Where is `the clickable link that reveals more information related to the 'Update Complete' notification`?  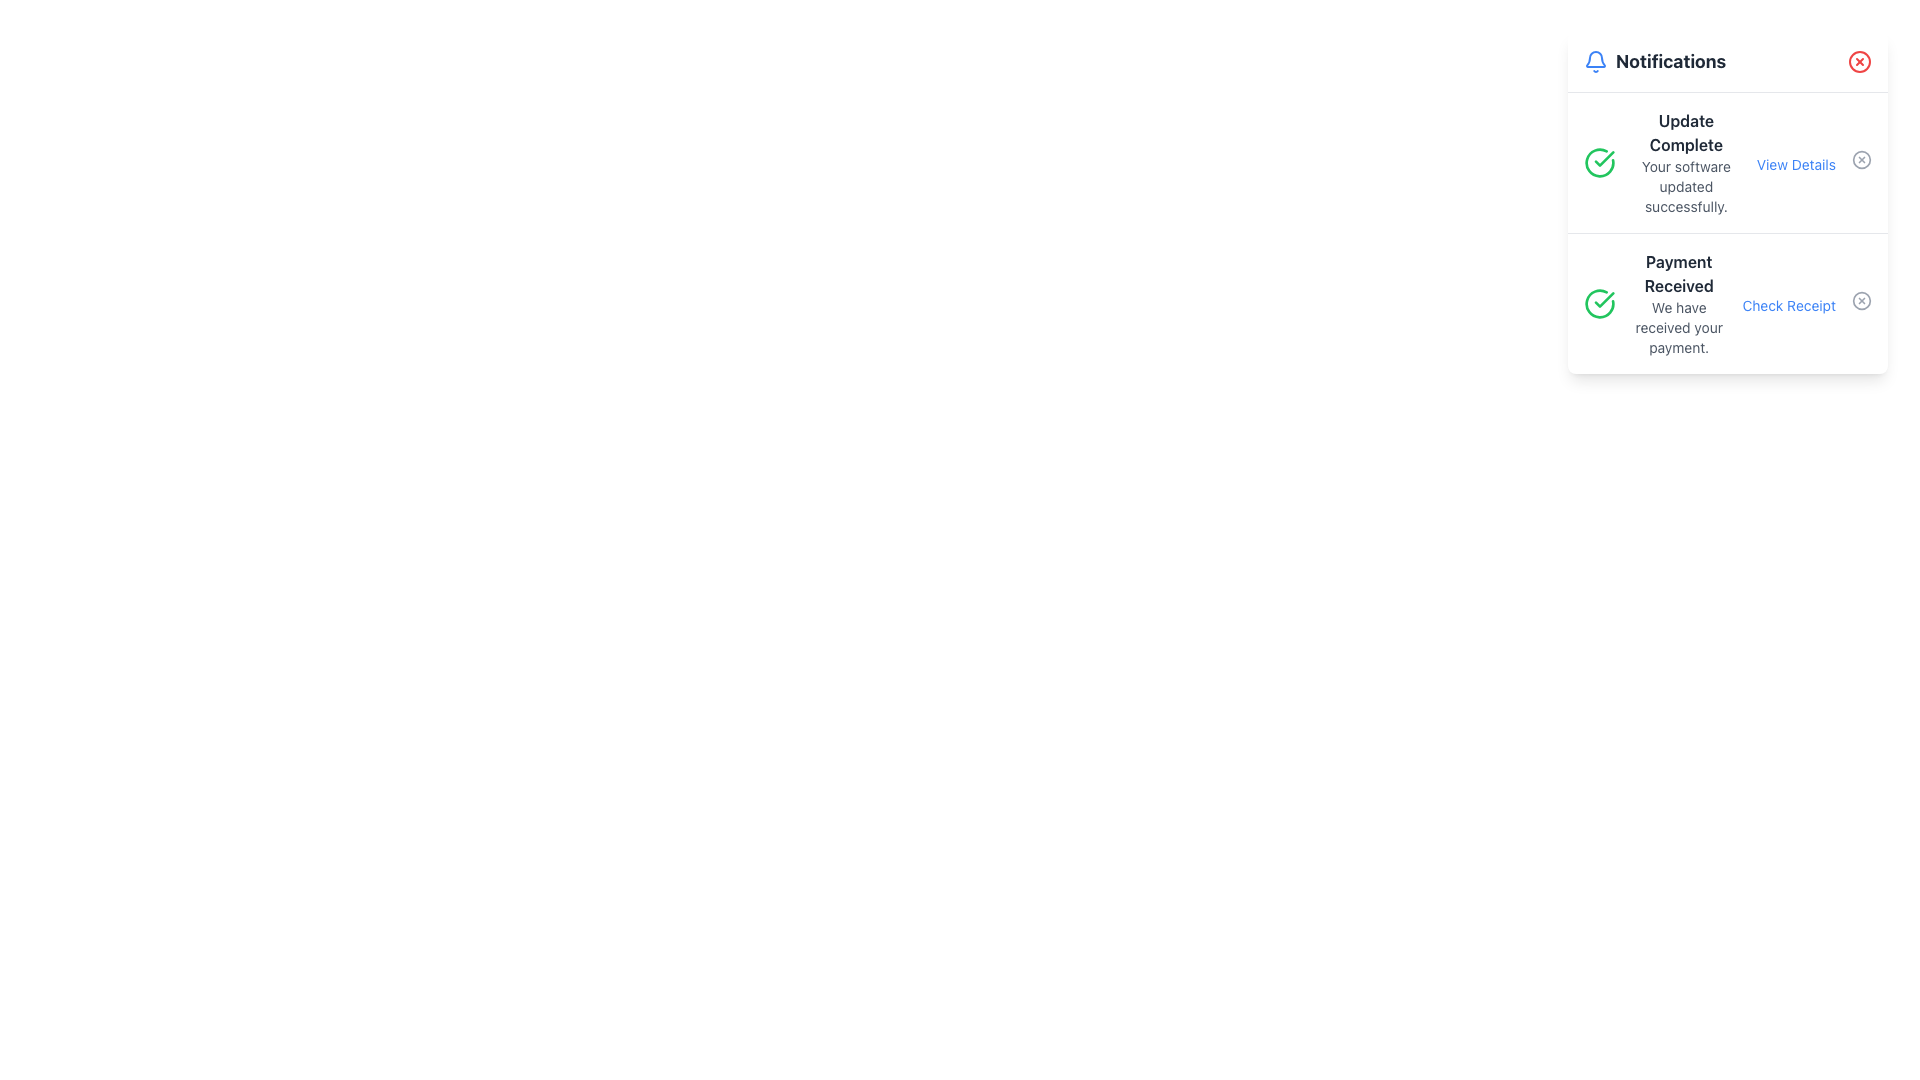
the clickable link that reveals more information related to the 'Update Complete' notification is located at coordinates (1796, 164).